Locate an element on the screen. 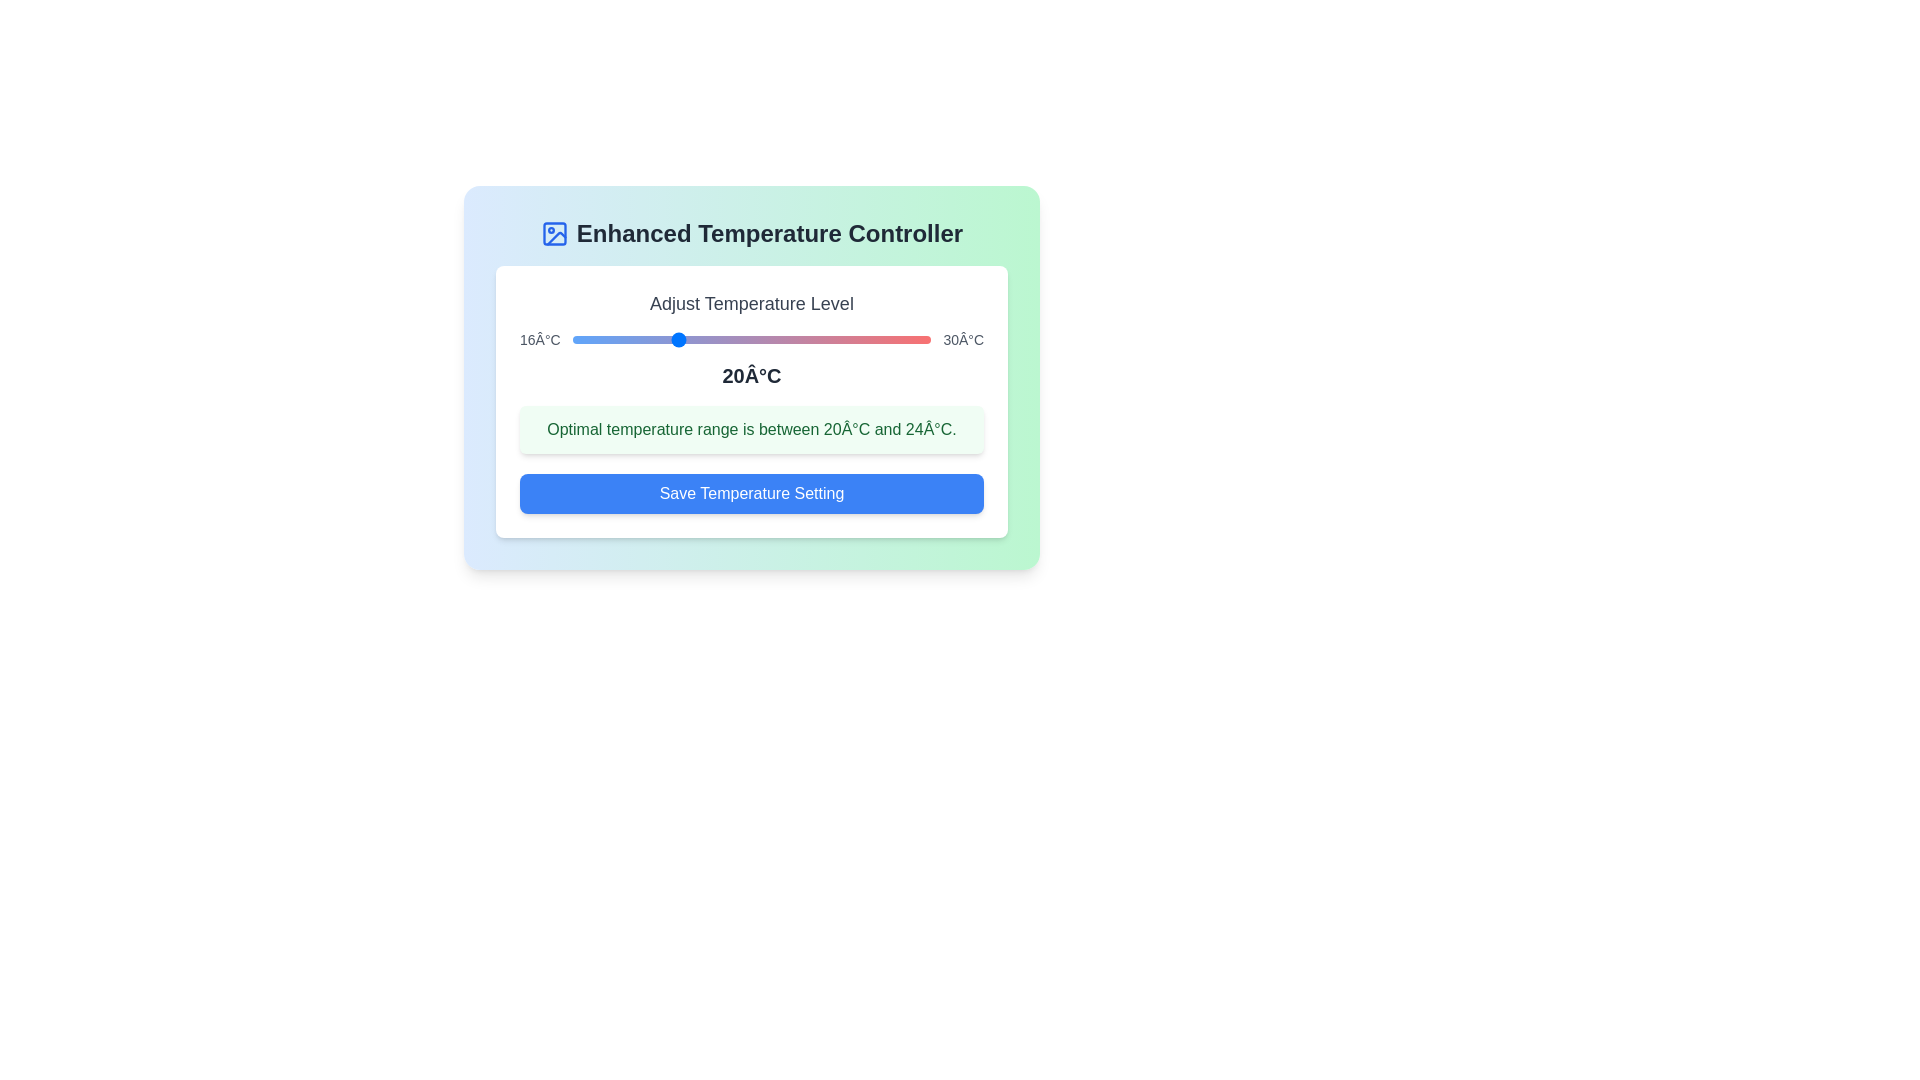 This screenshot has width=1920, height=1080. the 'Save Temperature Setting' button is located at coordinates (751, 493).